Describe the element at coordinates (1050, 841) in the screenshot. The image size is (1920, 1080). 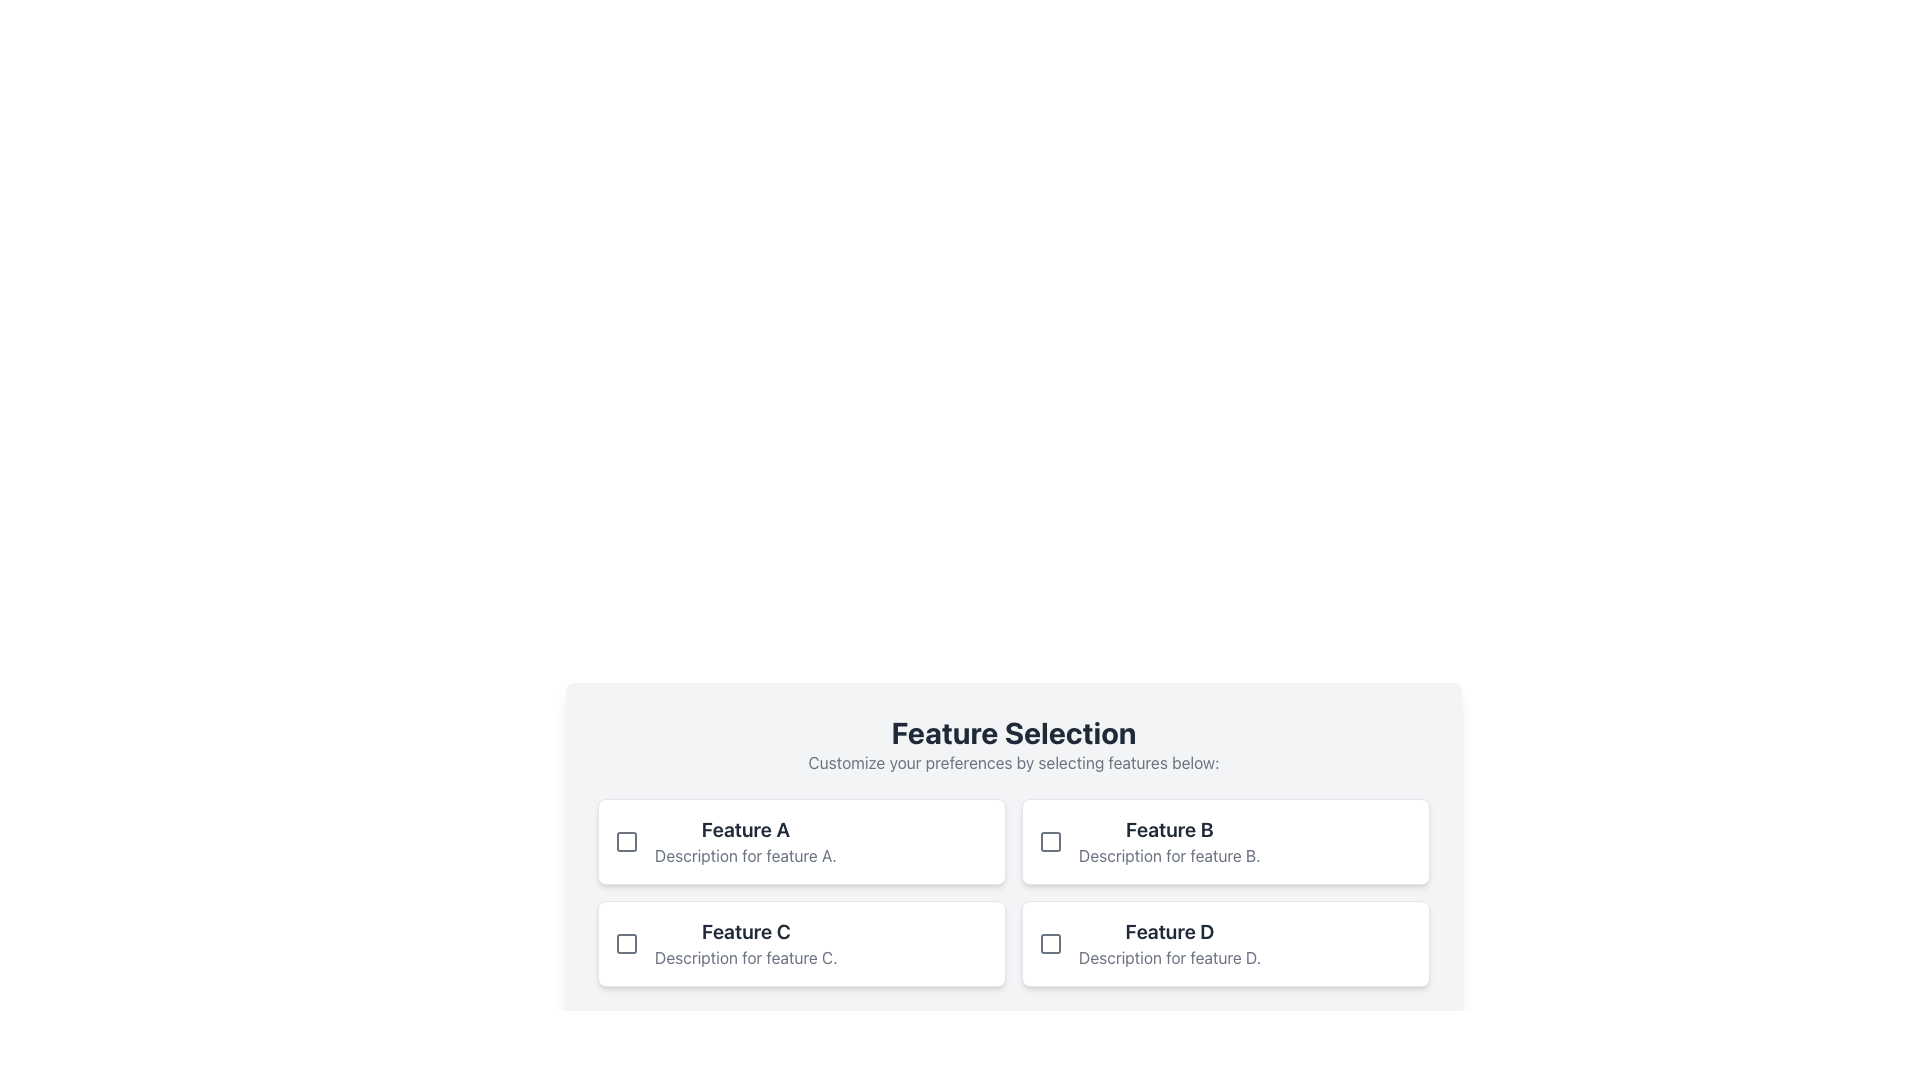
I see `the square-shaped checkbox with rounded corners, located to the left of the text 'Feature B' in the second box of the grid layout` at that location.